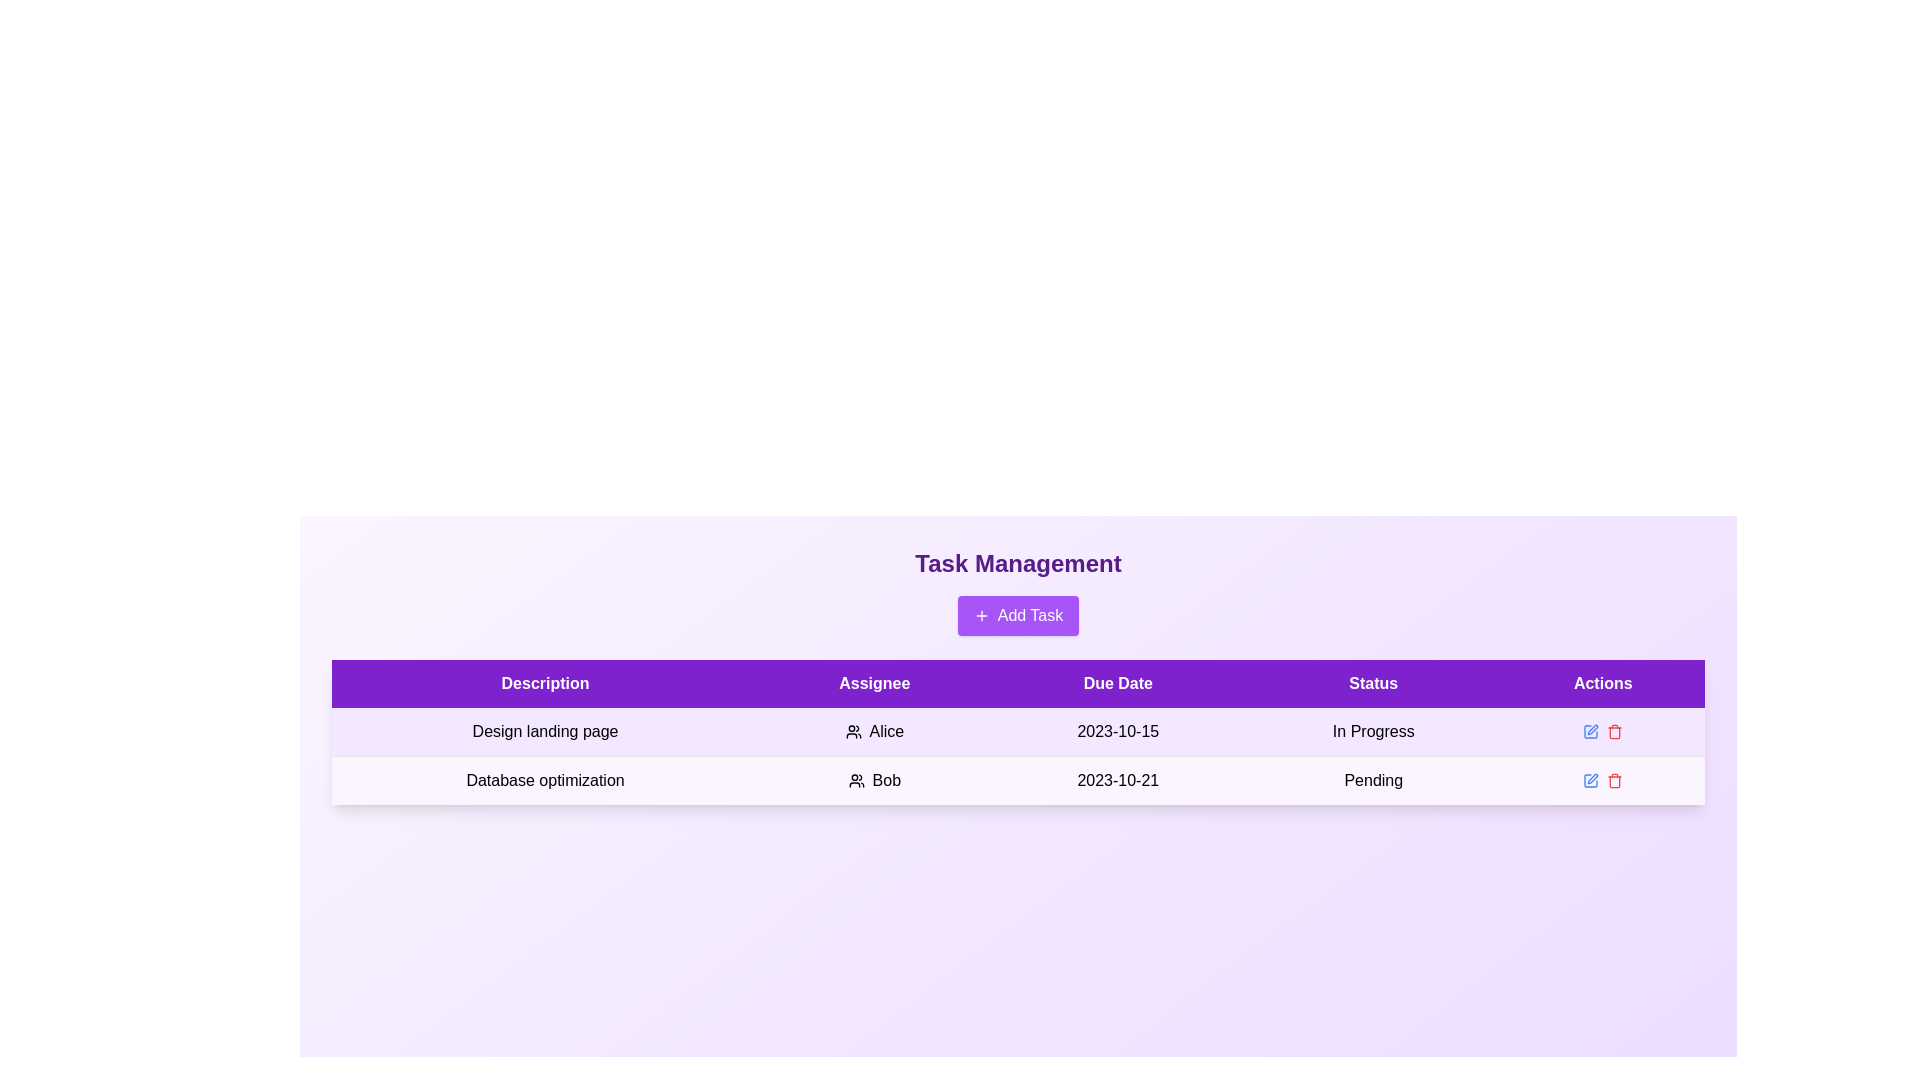  Describe the element at coordinates (1603, 779) in the screenshot. I see `the grouped interactive icons in the 'Actions' column of the second row, which corresponds to 'Database optimization'` at that location.